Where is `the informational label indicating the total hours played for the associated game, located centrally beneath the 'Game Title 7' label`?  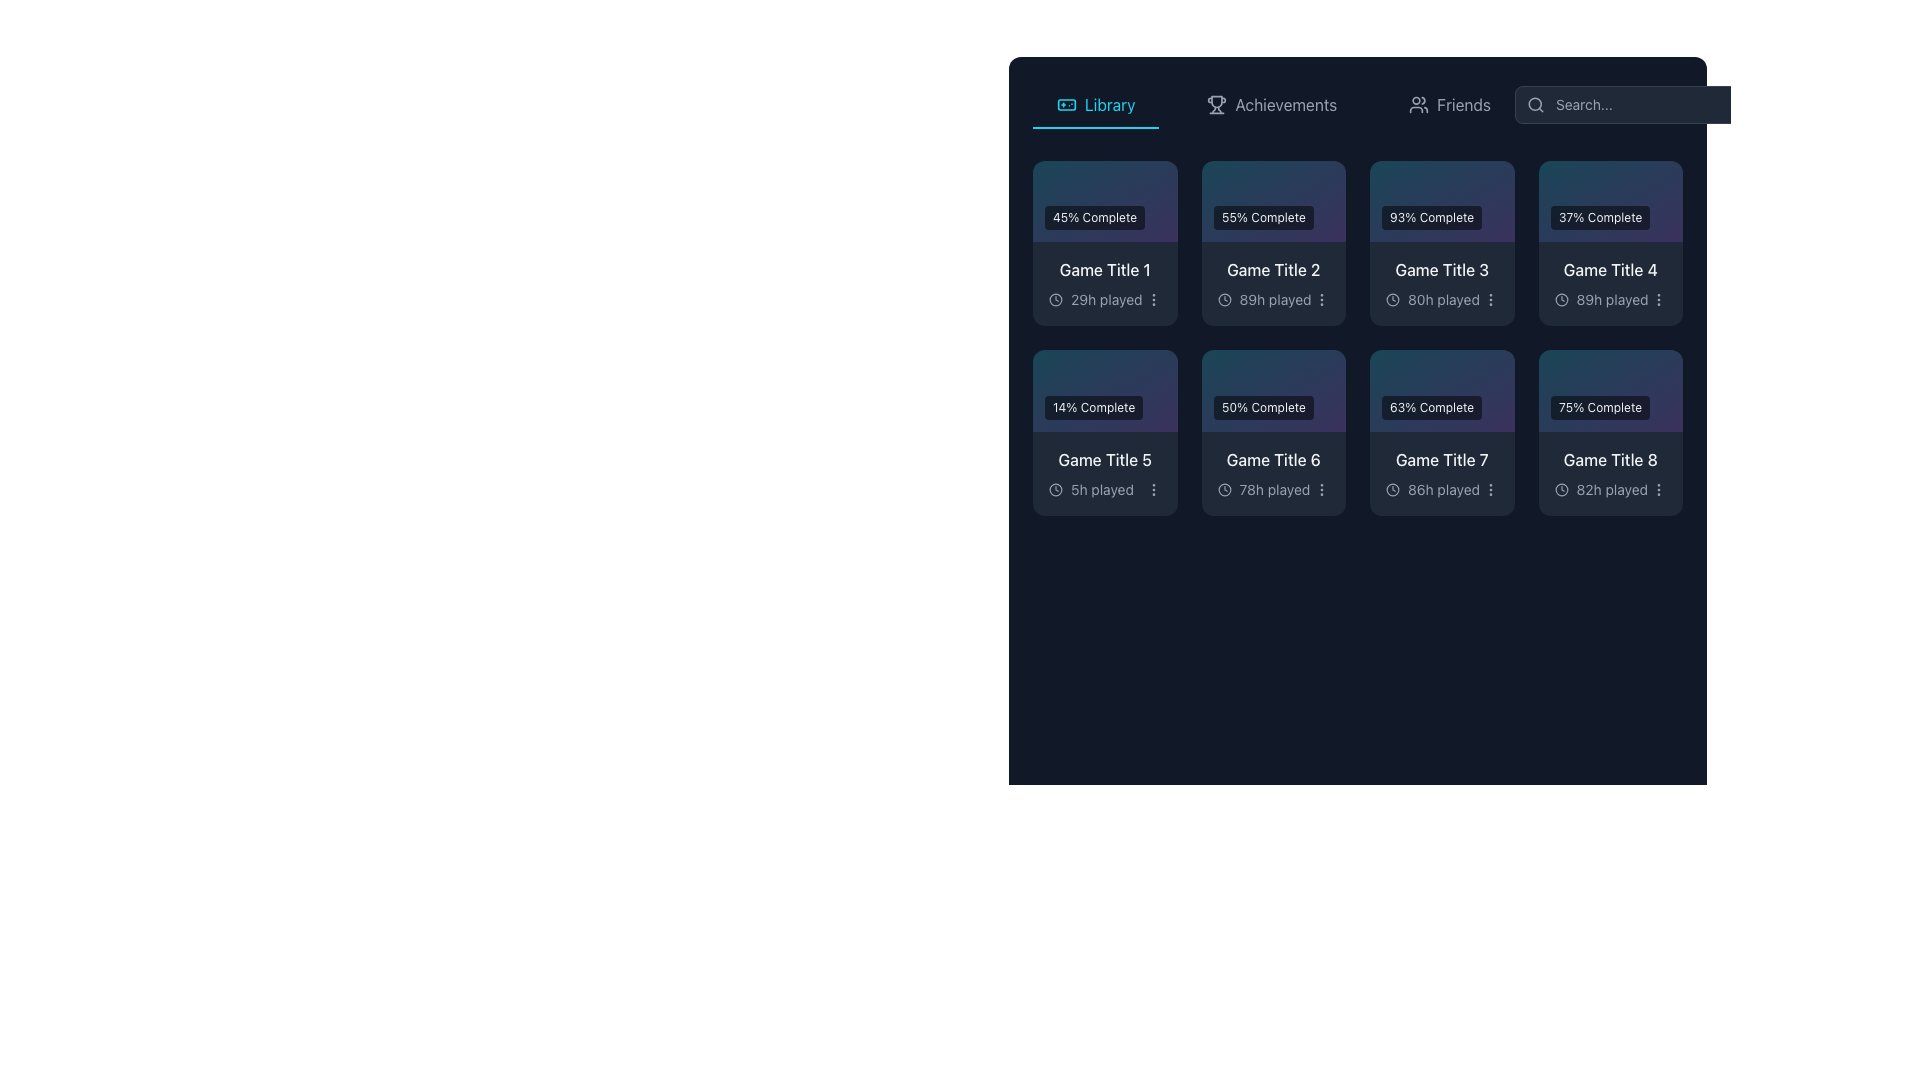
the informational label indicating the total hours played for the associated game, located centrally beneath the 'Game Title 7' label is located at coordinates (1442, 489).